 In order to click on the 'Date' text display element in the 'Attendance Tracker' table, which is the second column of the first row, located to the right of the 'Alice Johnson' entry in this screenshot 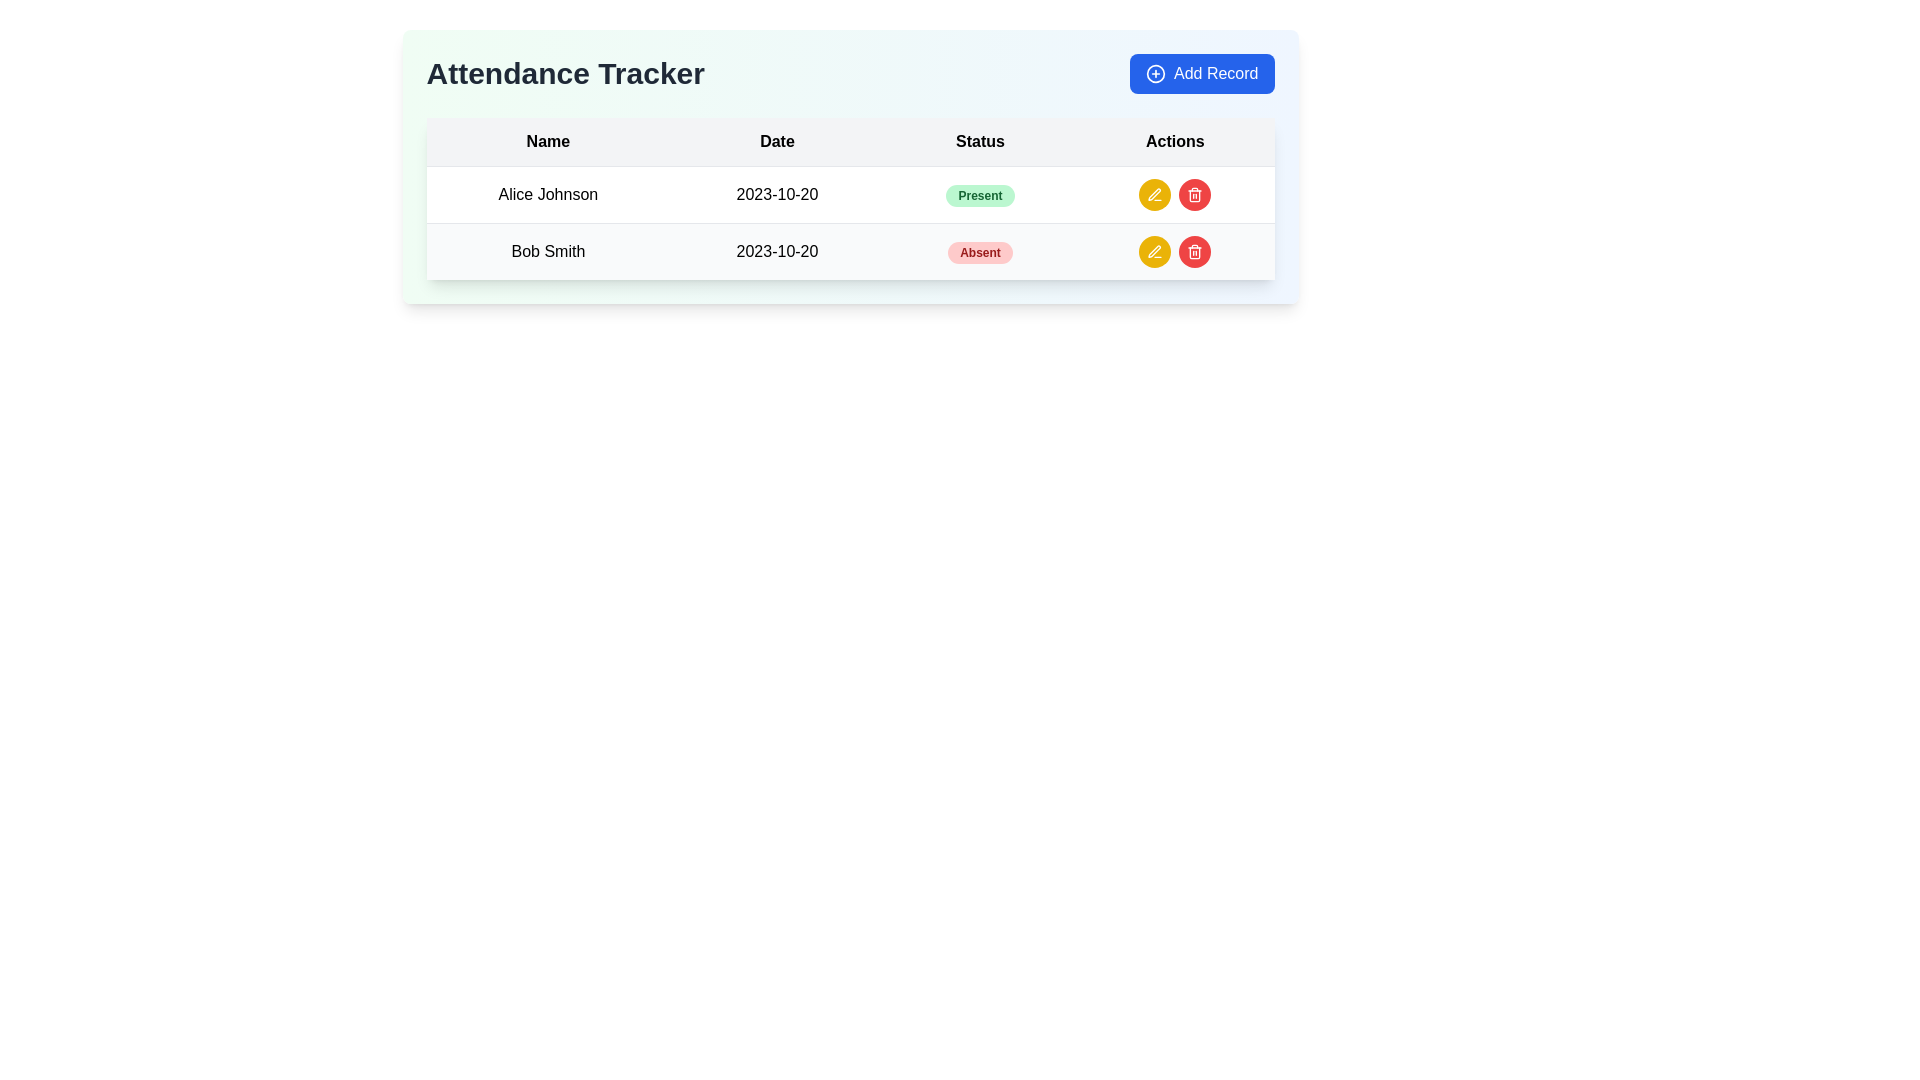, I will do `click(776, 195)`.